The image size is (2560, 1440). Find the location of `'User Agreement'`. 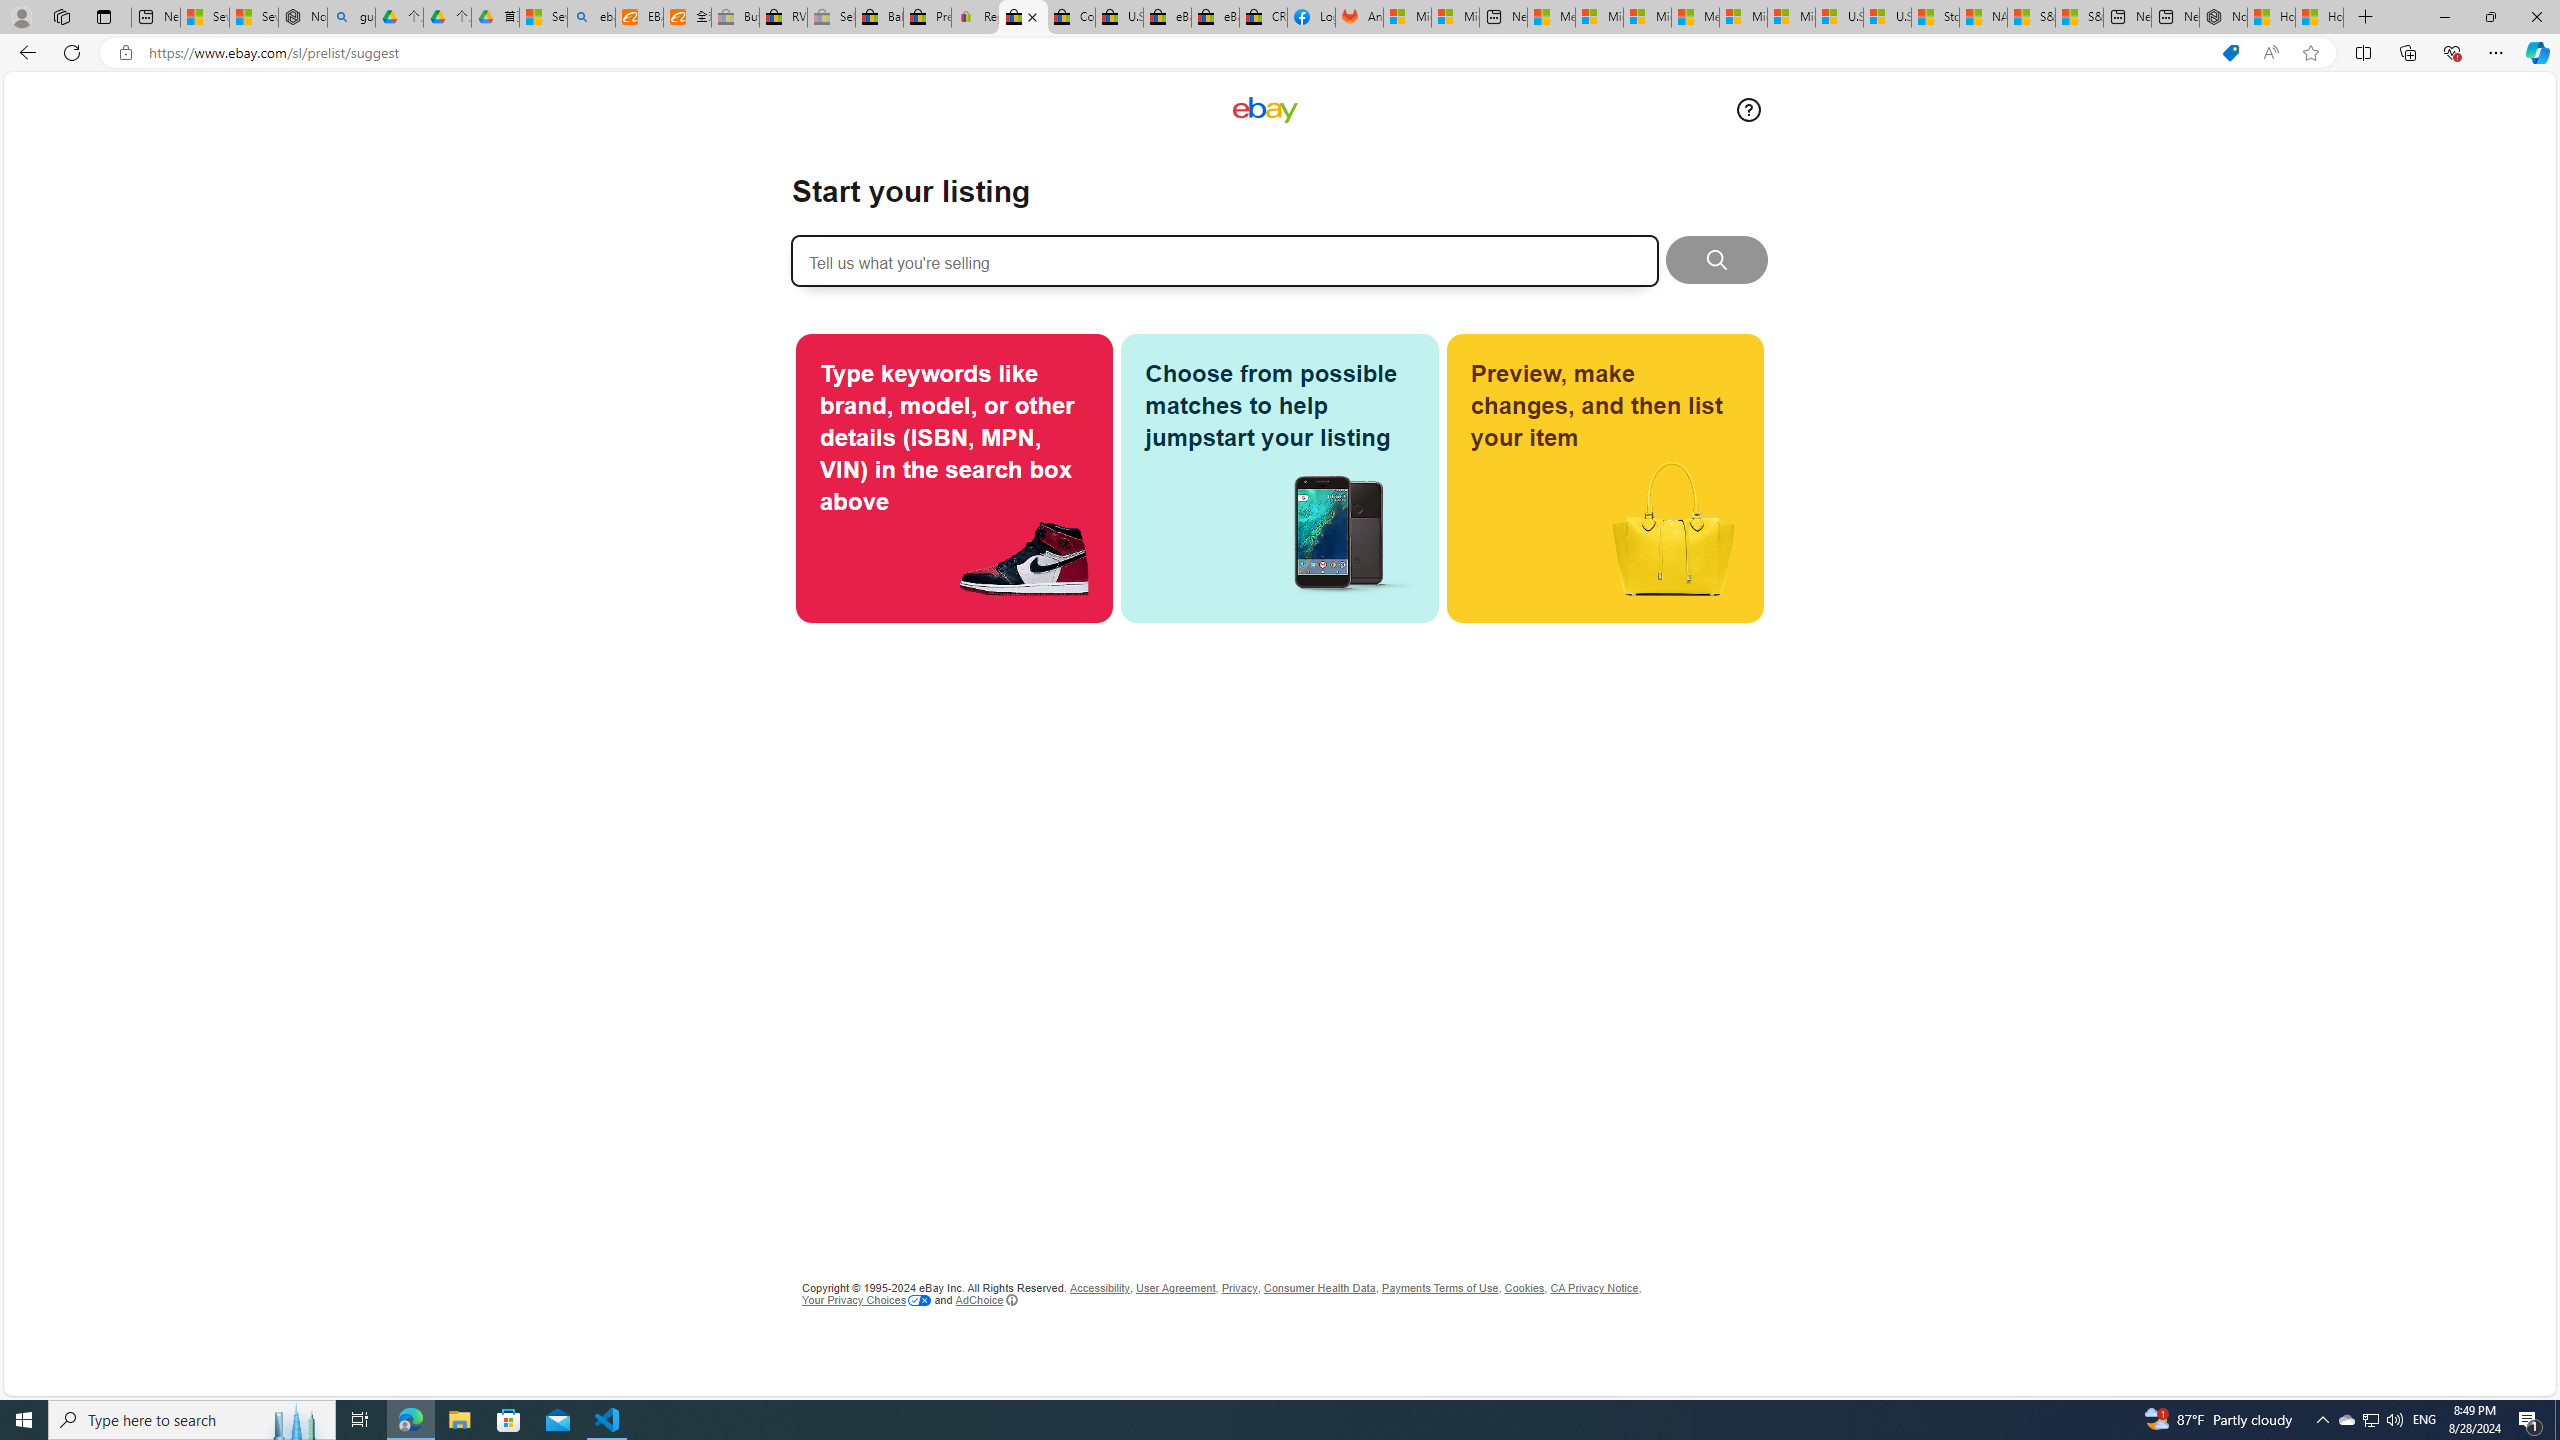

'User Agreement' is located at coordinates (1175, 1287).